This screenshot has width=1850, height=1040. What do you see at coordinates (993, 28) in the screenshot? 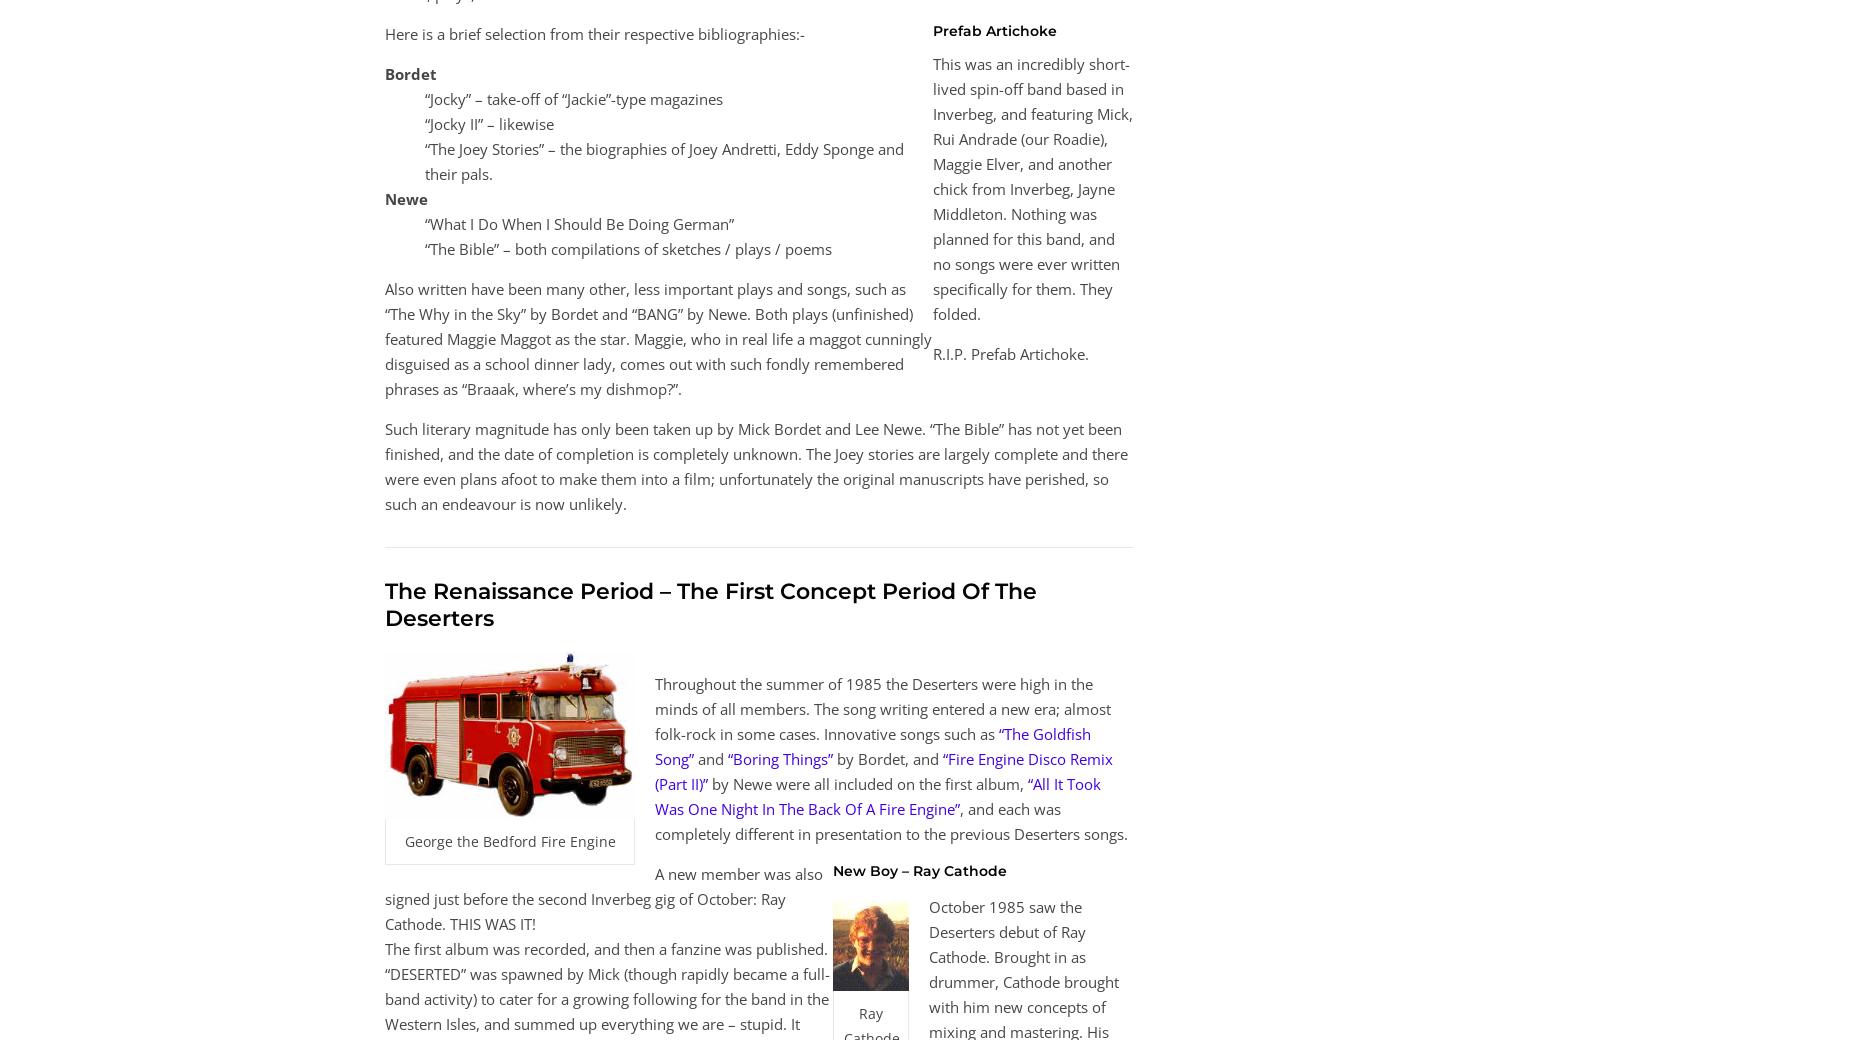
I see `'Prefab Artichoke'` at bounding box center [993, 28].